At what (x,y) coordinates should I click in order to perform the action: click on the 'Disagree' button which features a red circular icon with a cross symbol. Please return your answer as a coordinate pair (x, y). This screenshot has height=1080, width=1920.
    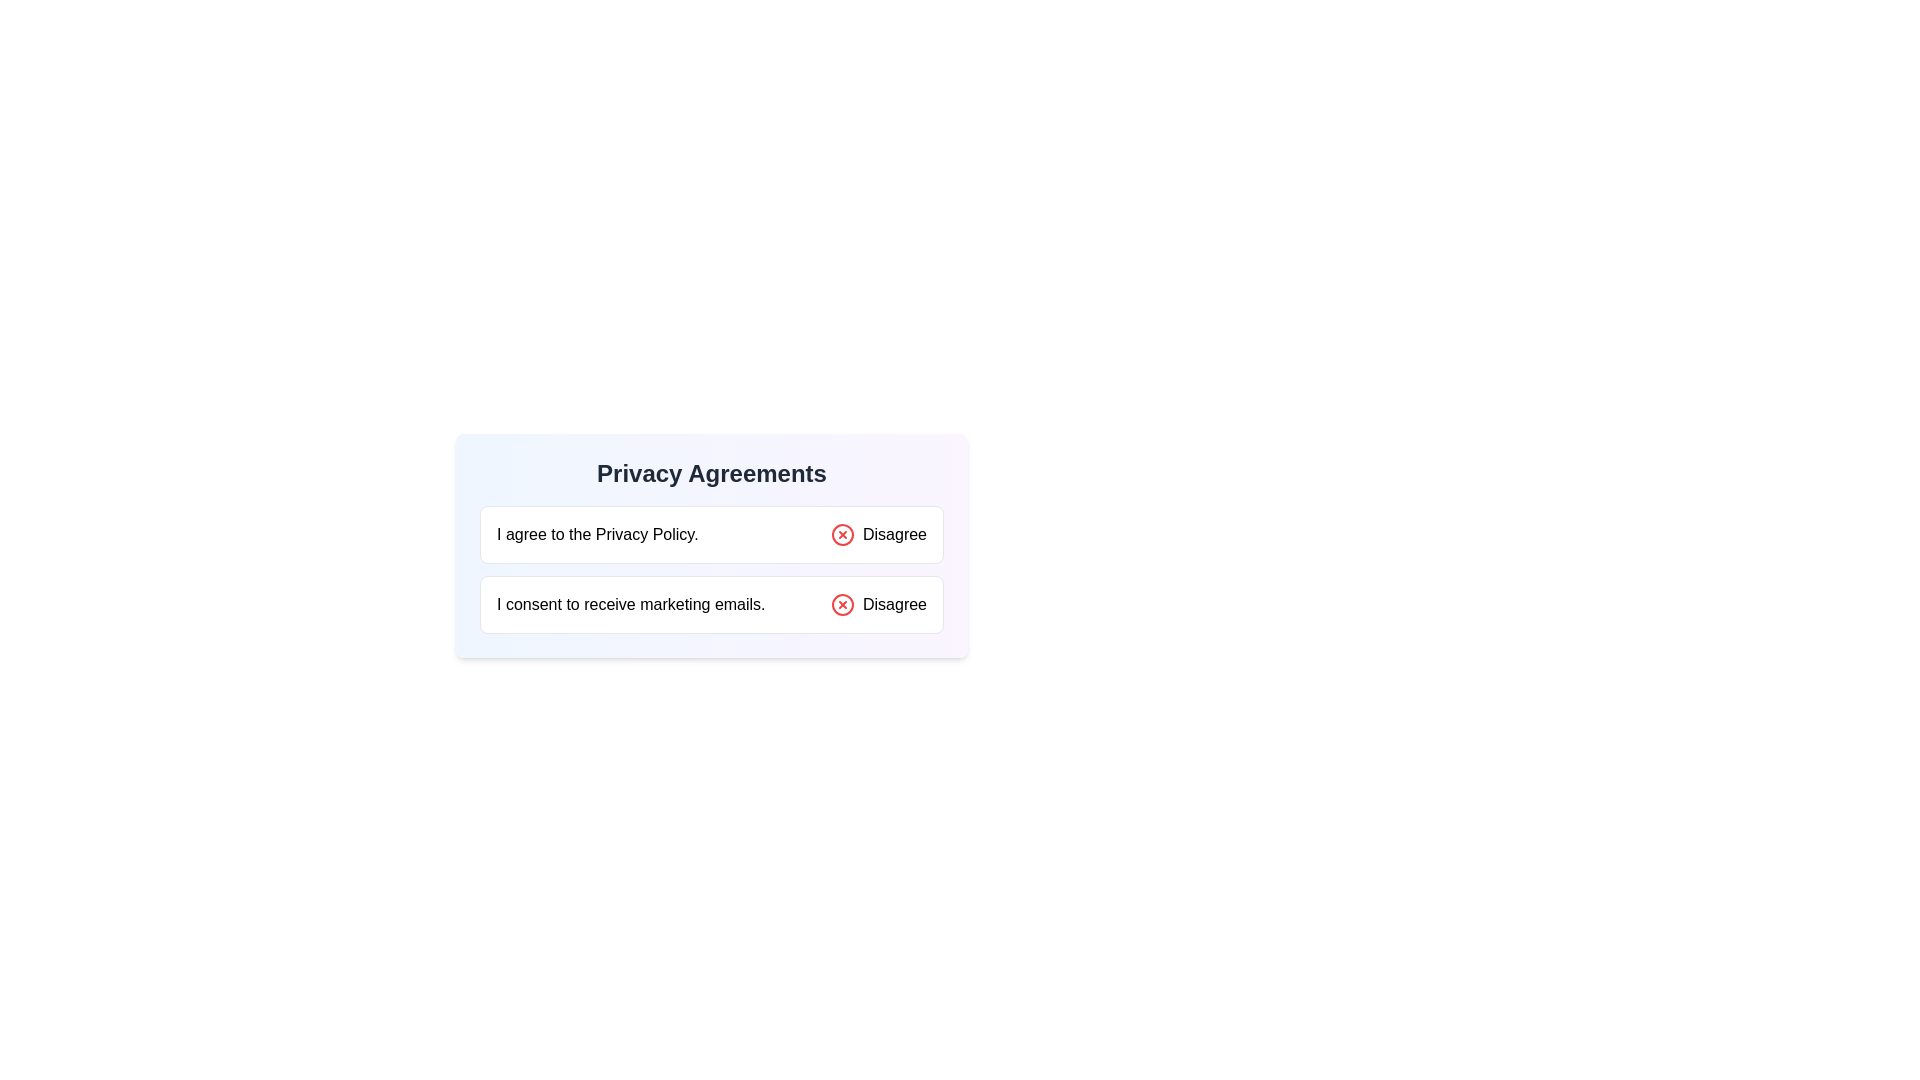
    Looking at the image, I should click on (878, 534).